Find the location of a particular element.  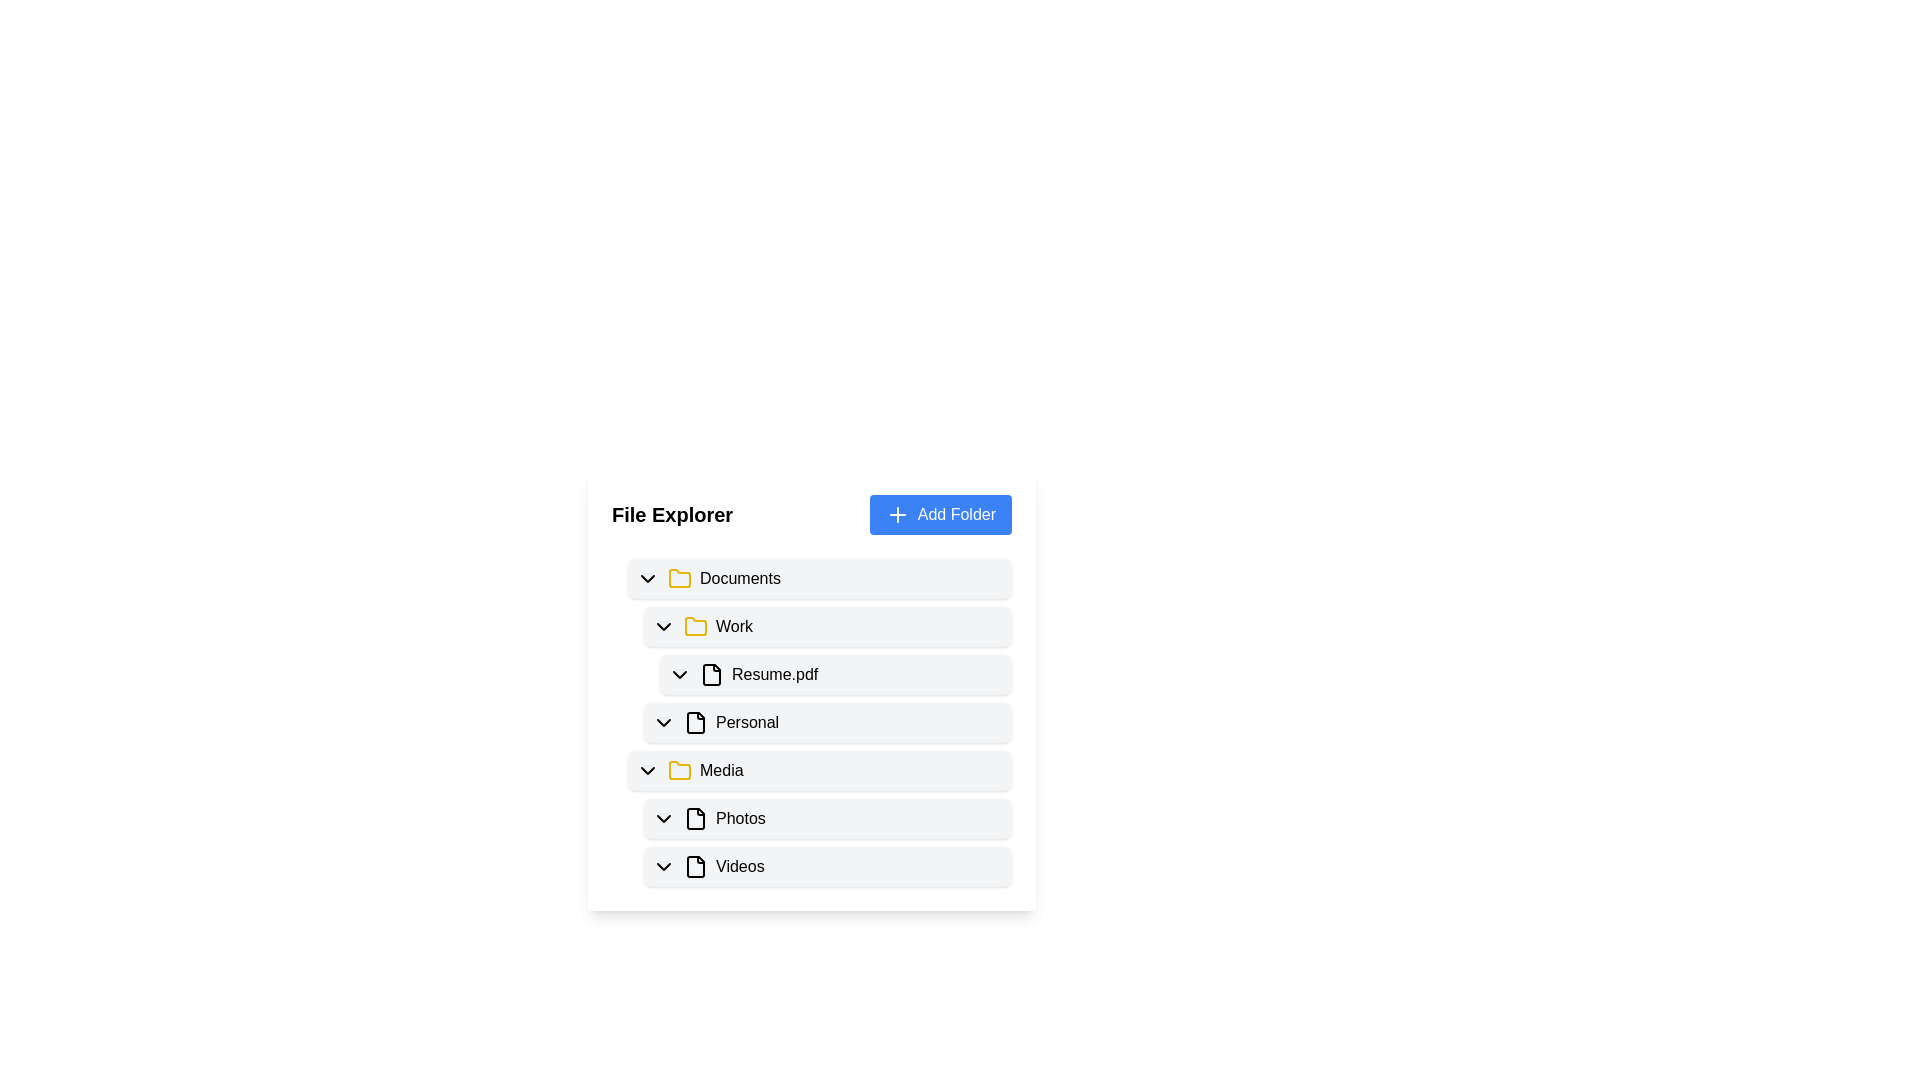

the 'Personal' button in the file explorer is located at coordinates (820, 717).